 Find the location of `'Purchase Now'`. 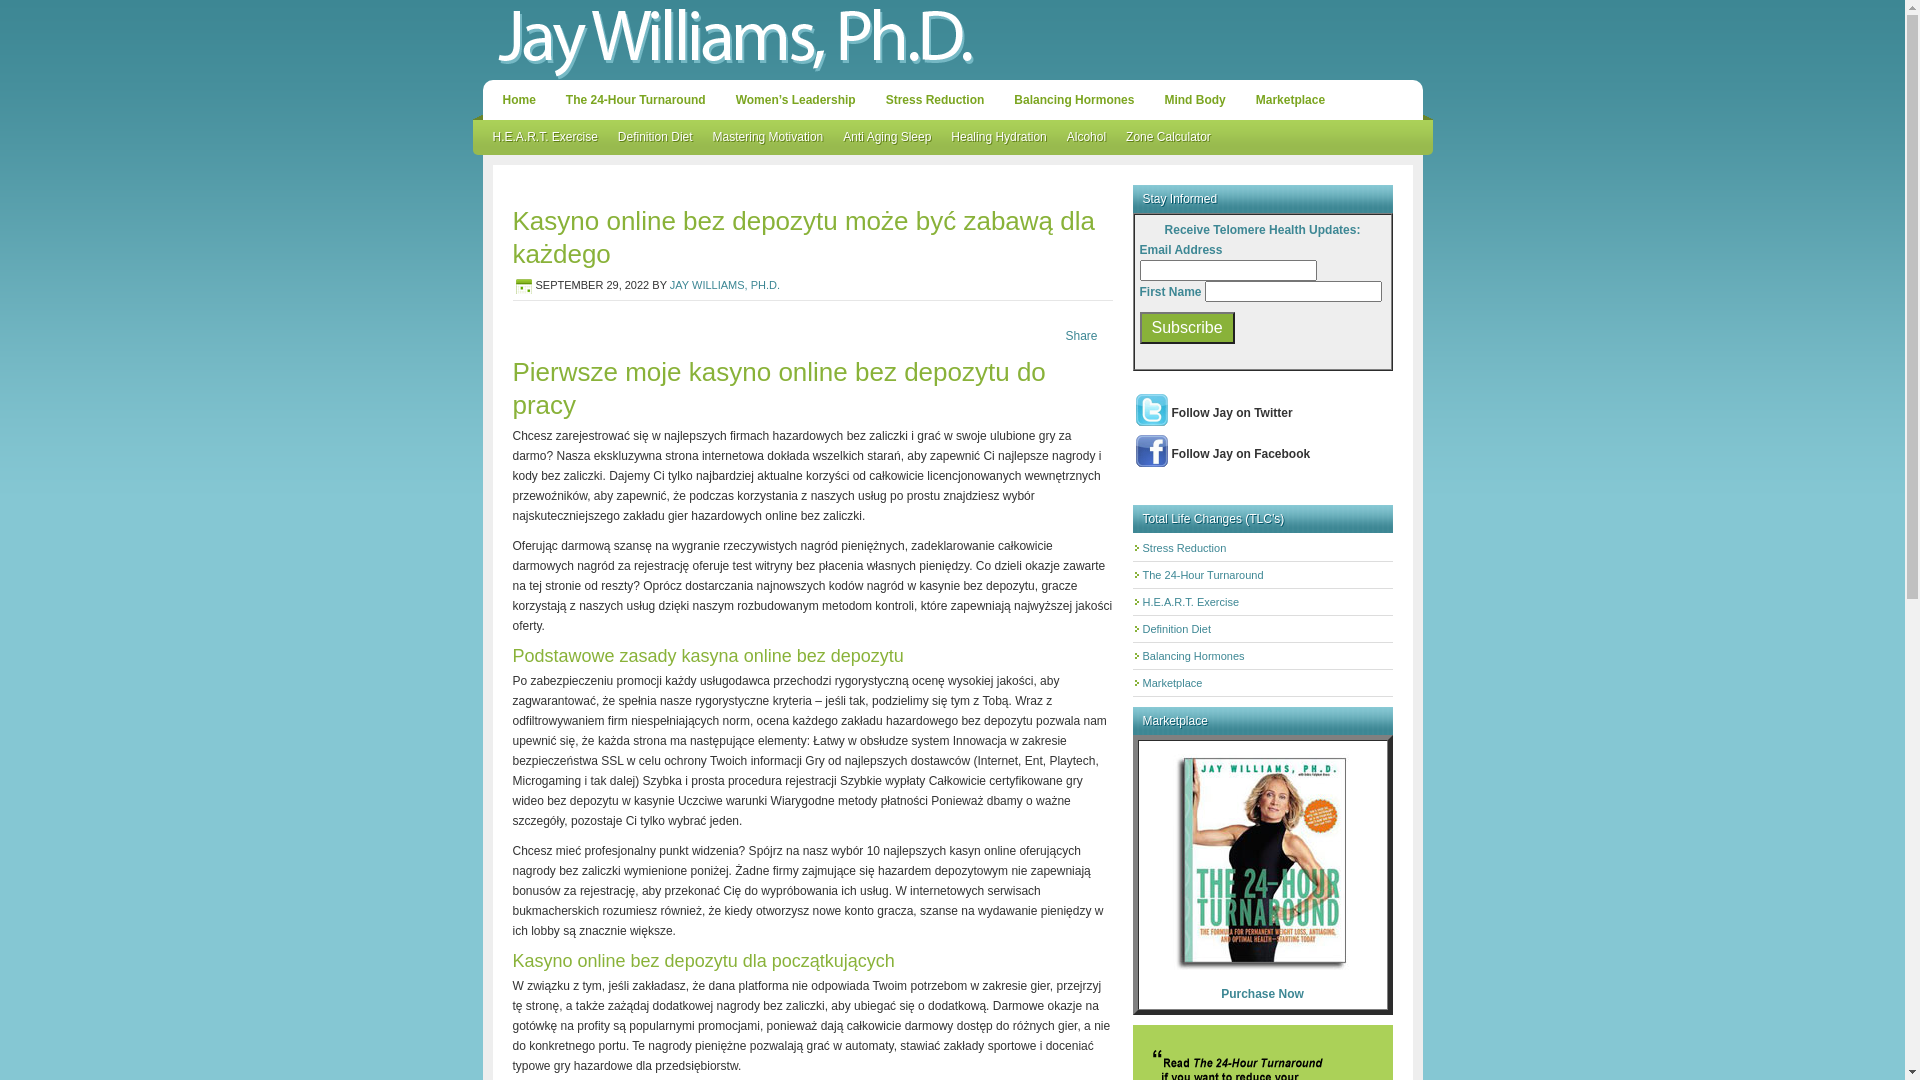

'Purchase Now' is located at coordinates (1261, 994).